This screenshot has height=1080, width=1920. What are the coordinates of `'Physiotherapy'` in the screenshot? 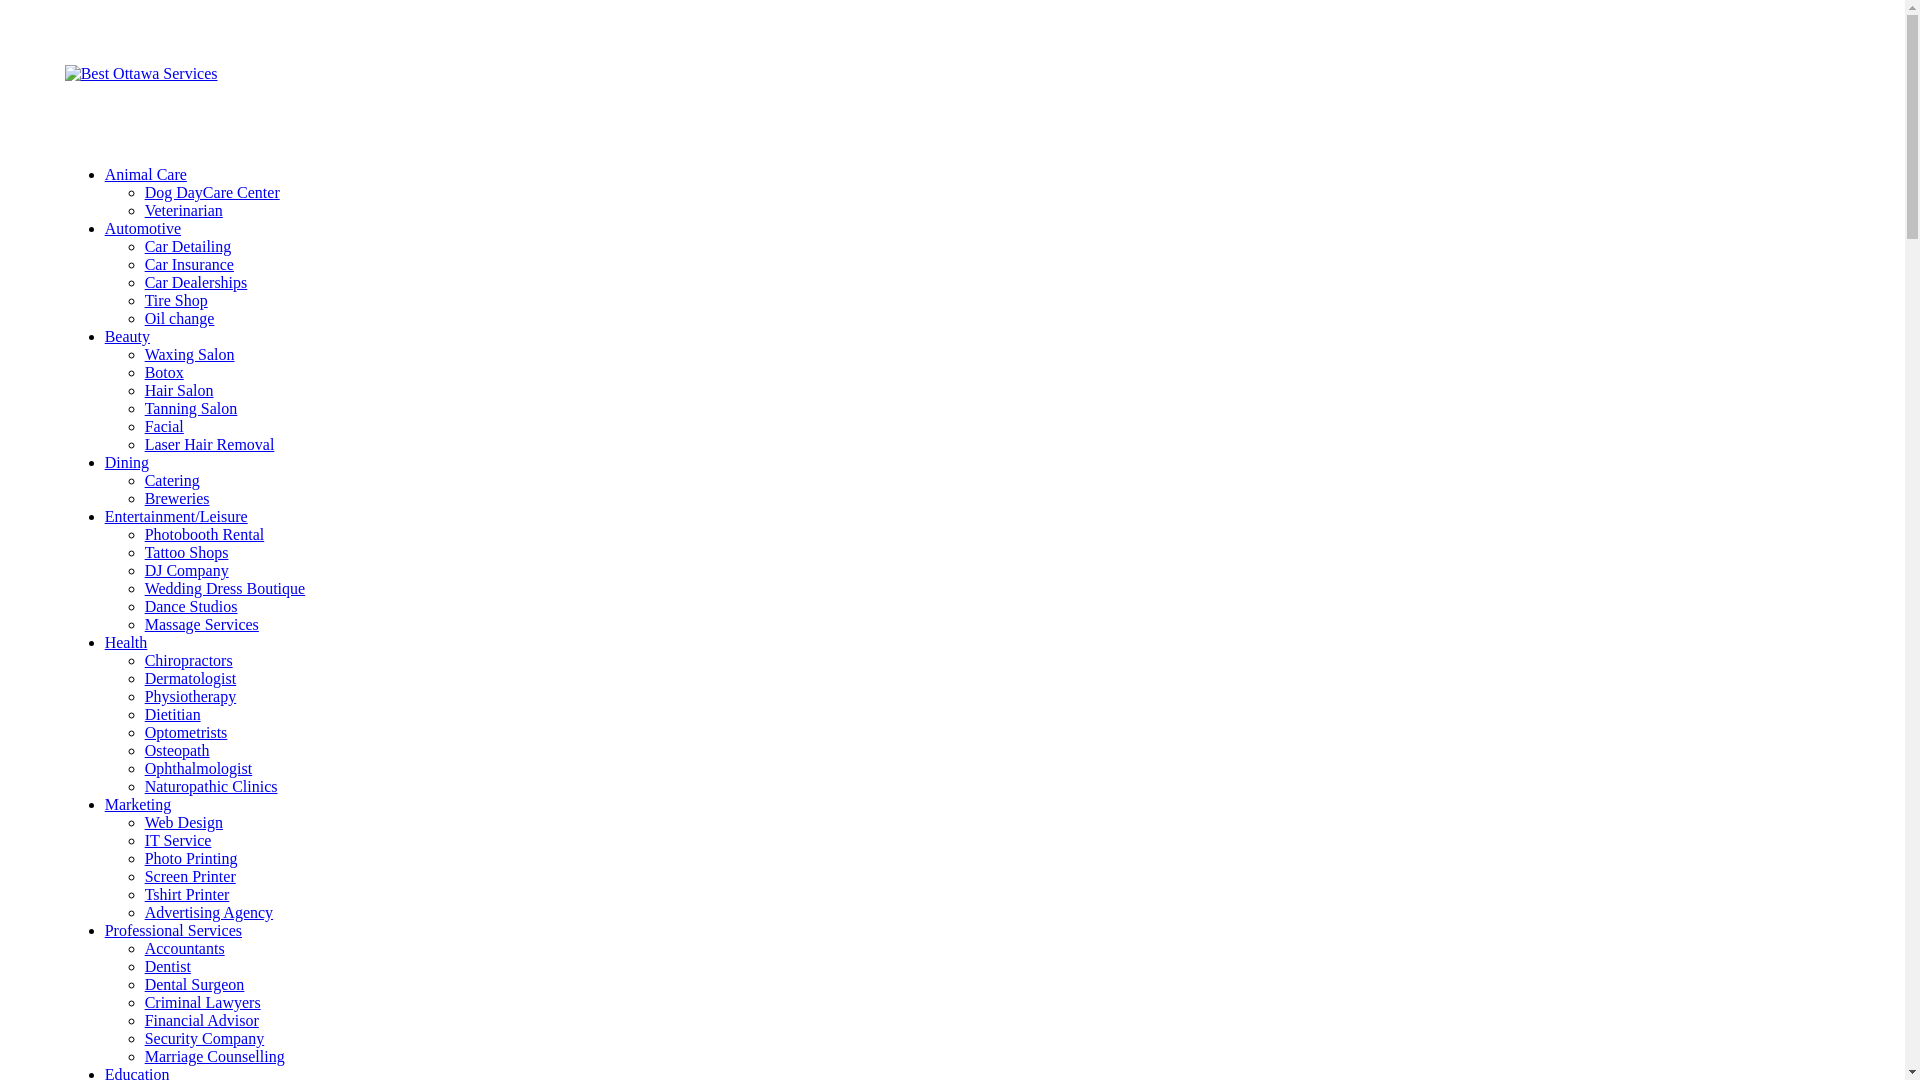 It's located at (143, 695).